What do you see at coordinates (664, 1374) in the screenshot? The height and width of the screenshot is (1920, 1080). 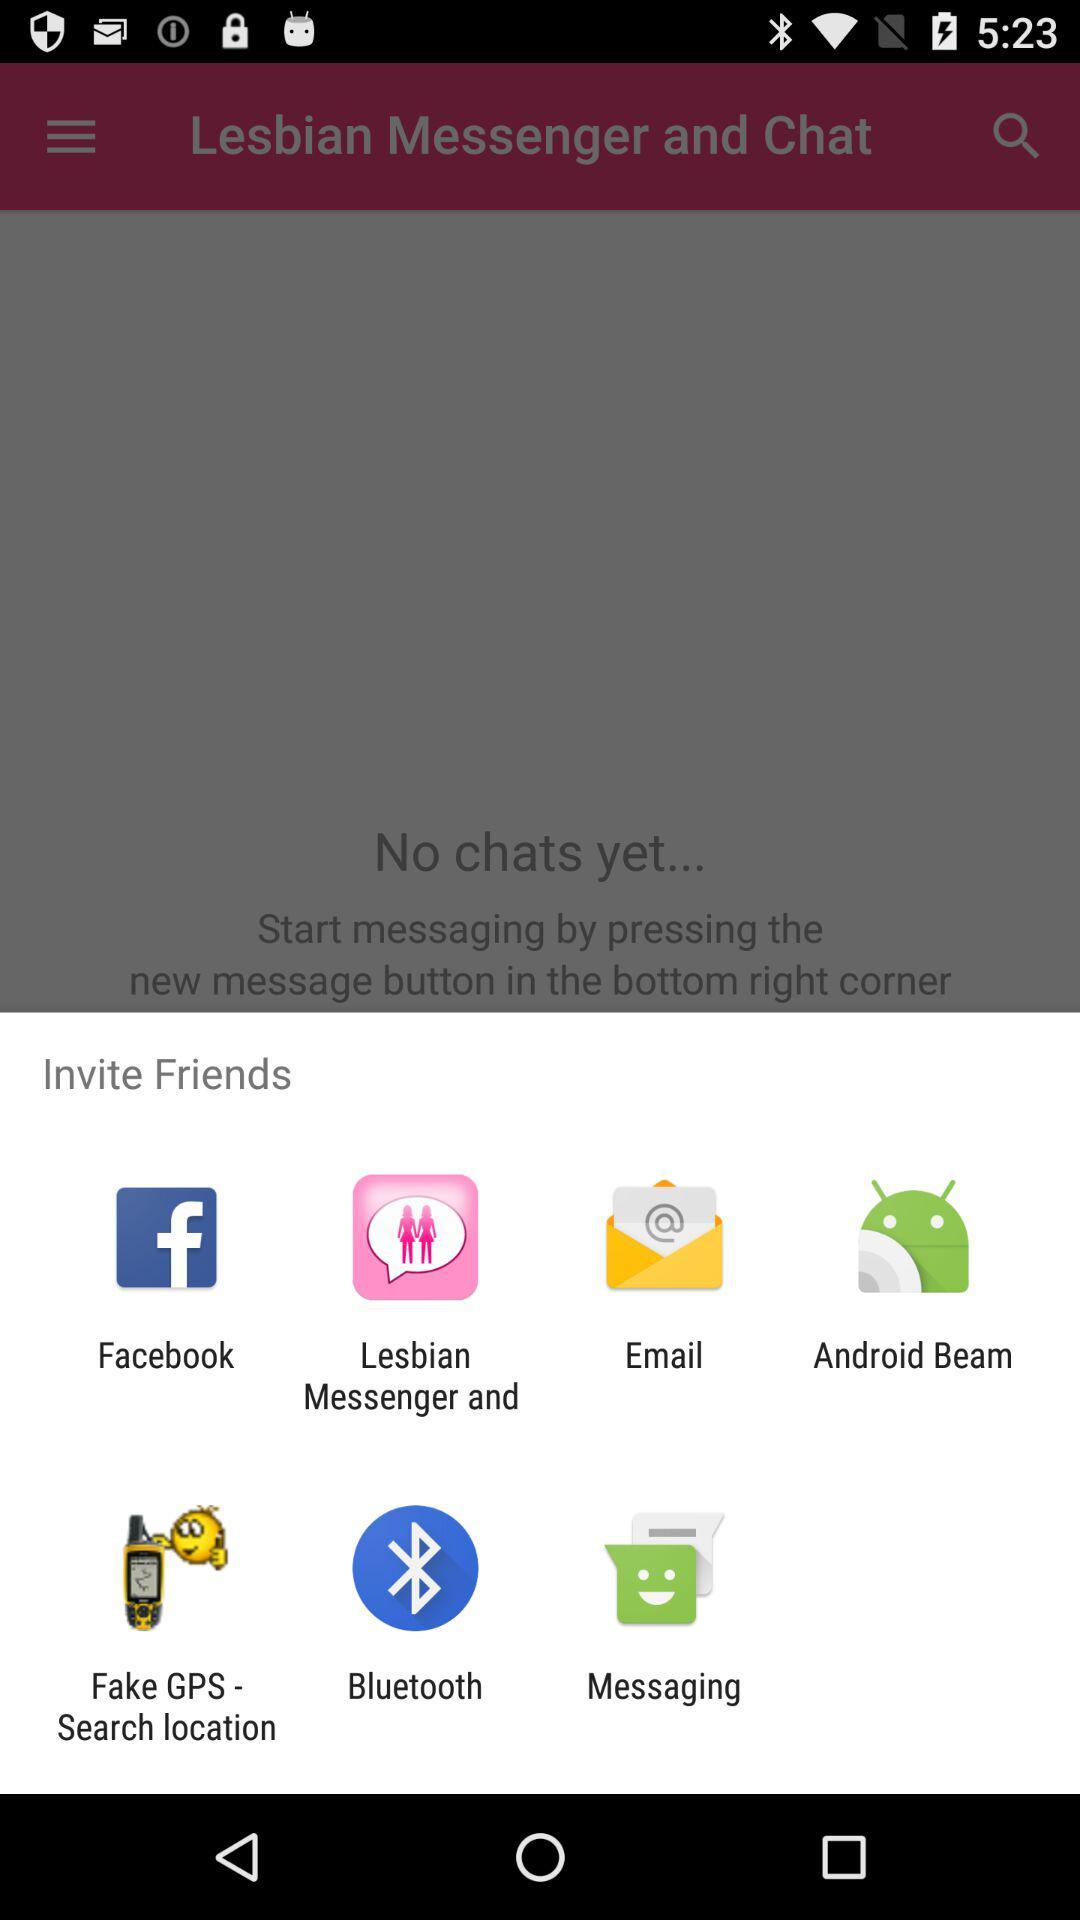 I see `the icon to the left of the android beam item` at bounding box center [664, 1374].